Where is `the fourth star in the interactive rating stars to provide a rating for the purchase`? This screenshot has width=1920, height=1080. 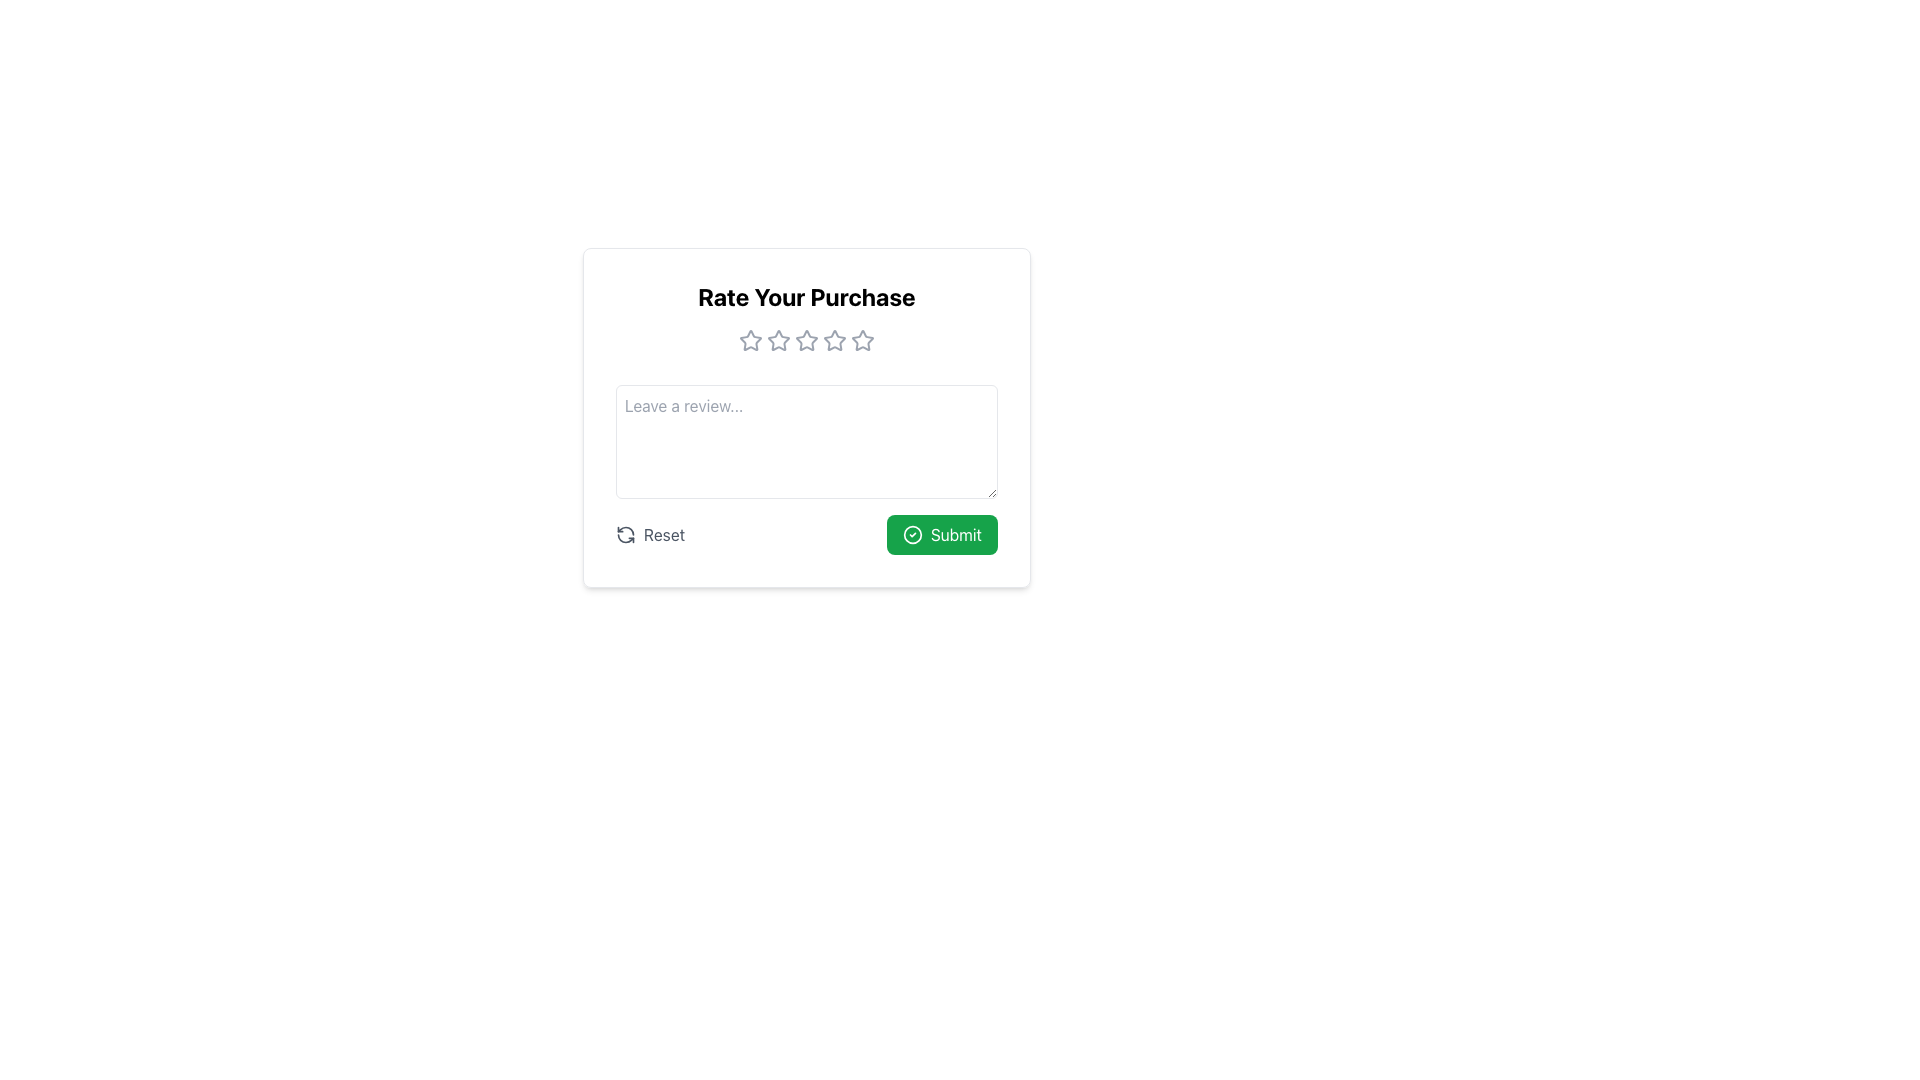 the fourth star in the interactive rating stars to provide a rating for the purchase is located at coordinates (835, 339).